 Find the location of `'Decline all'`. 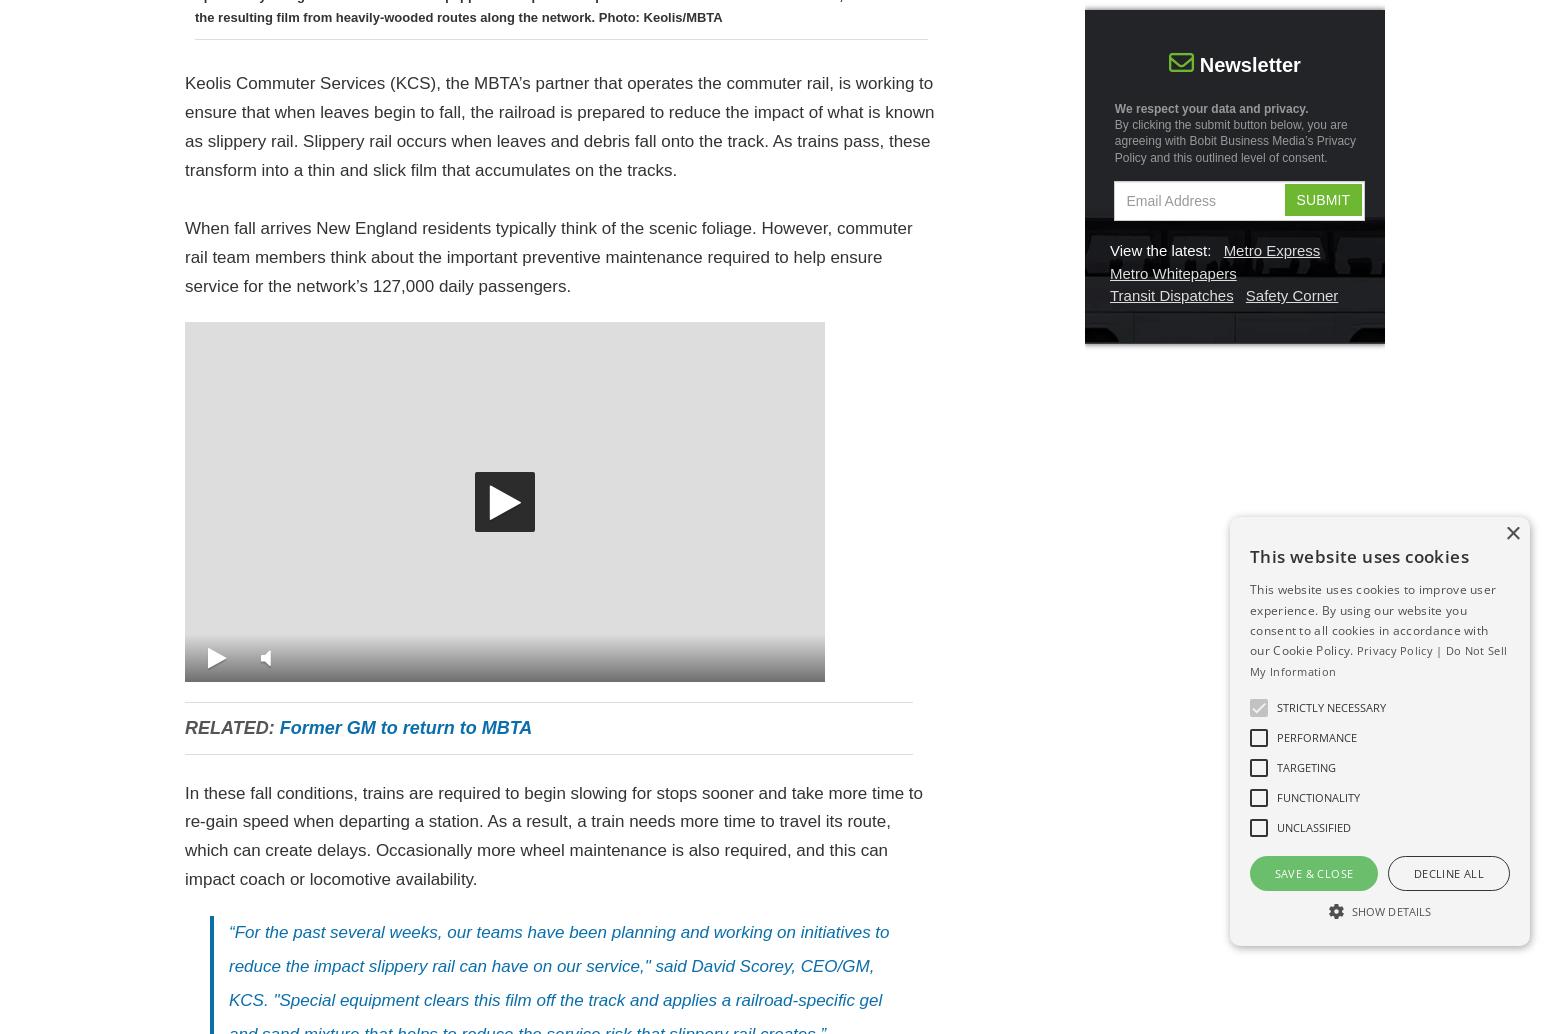

'Decline all' is located at coordinates (1447, 872).